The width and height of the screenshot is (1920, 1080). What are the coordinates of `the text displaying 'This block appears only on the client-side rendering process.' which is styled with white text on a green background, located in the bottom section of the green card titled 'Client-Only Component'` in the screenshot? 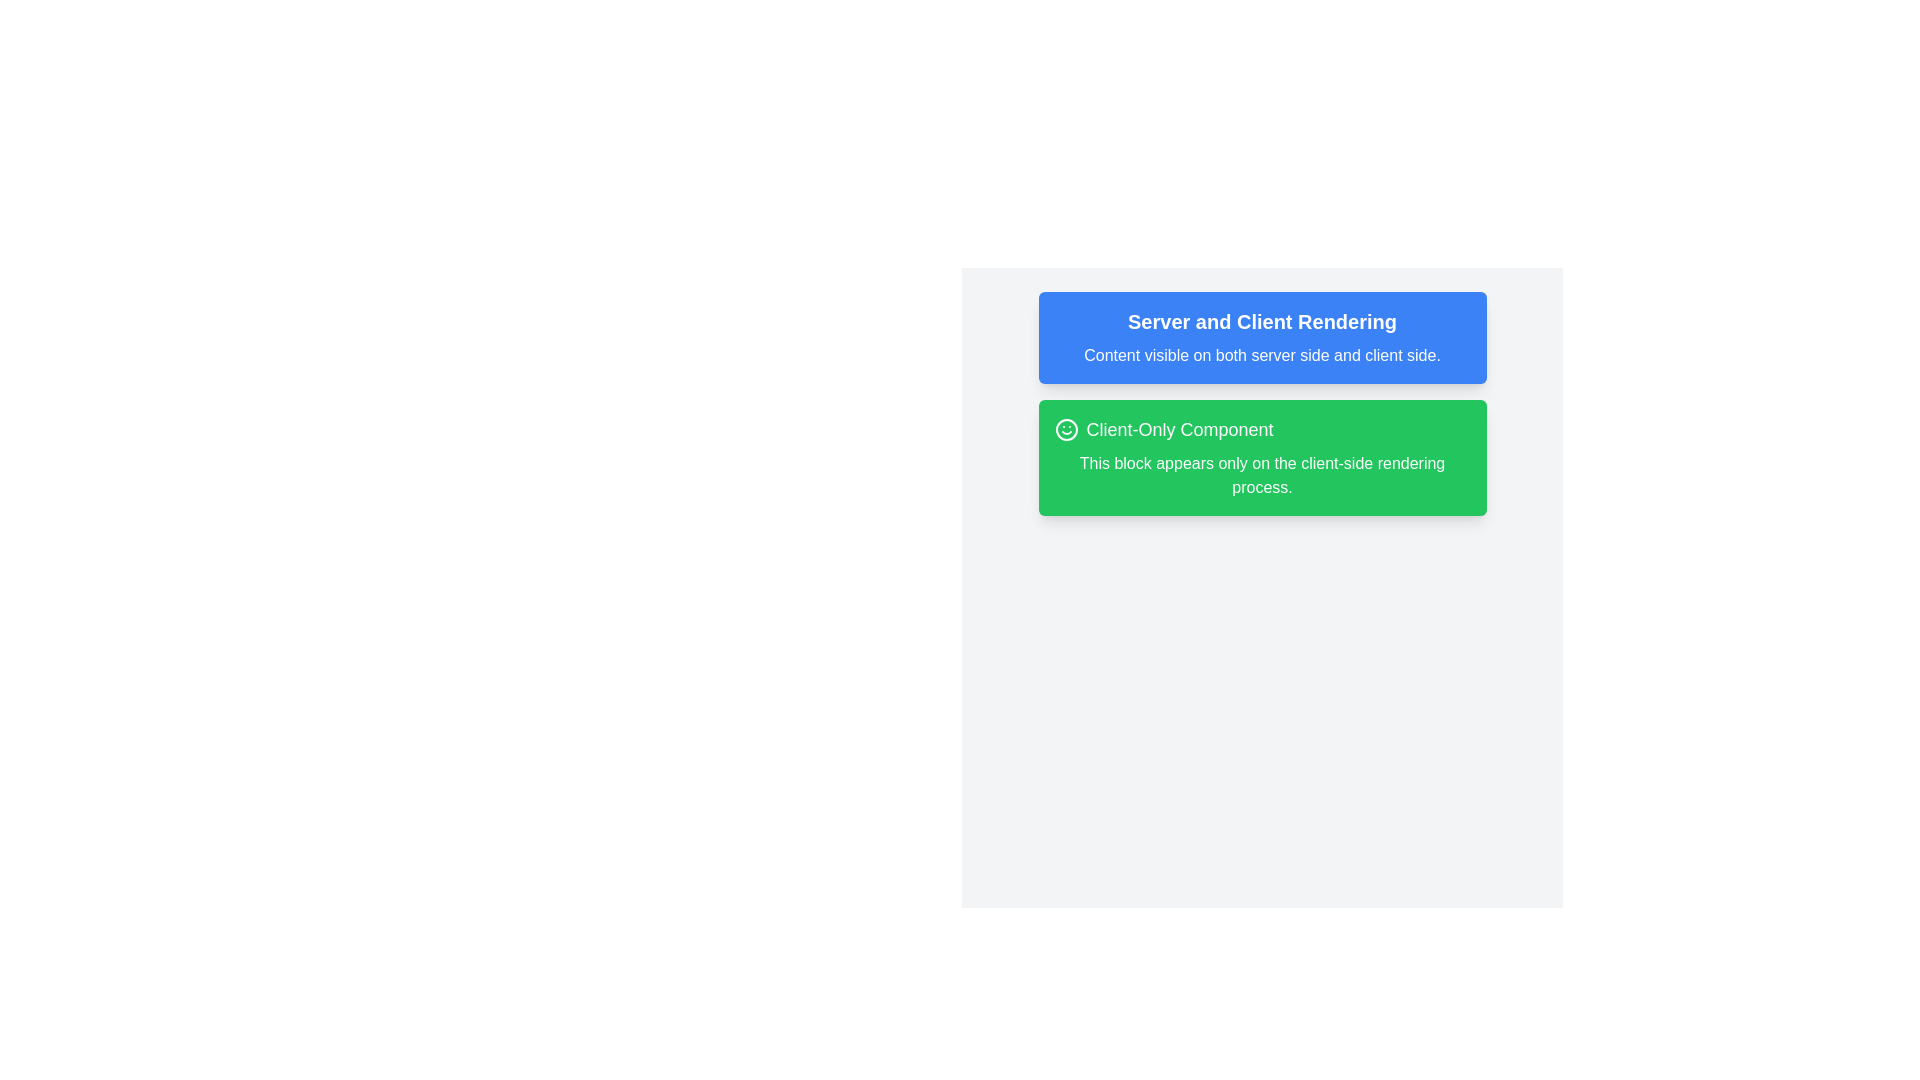 It's located at (1261, 475).